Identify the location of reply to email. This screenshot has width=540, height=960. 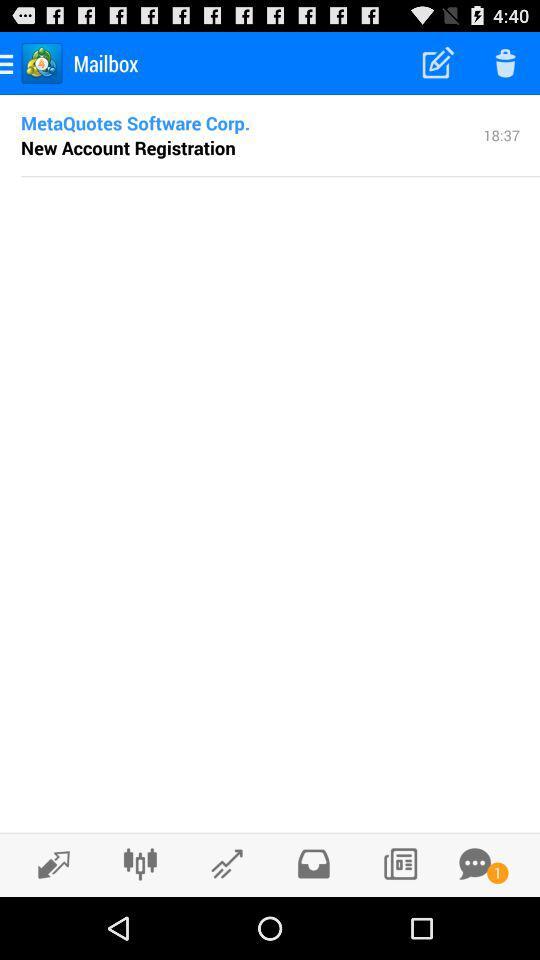
(226, 863).